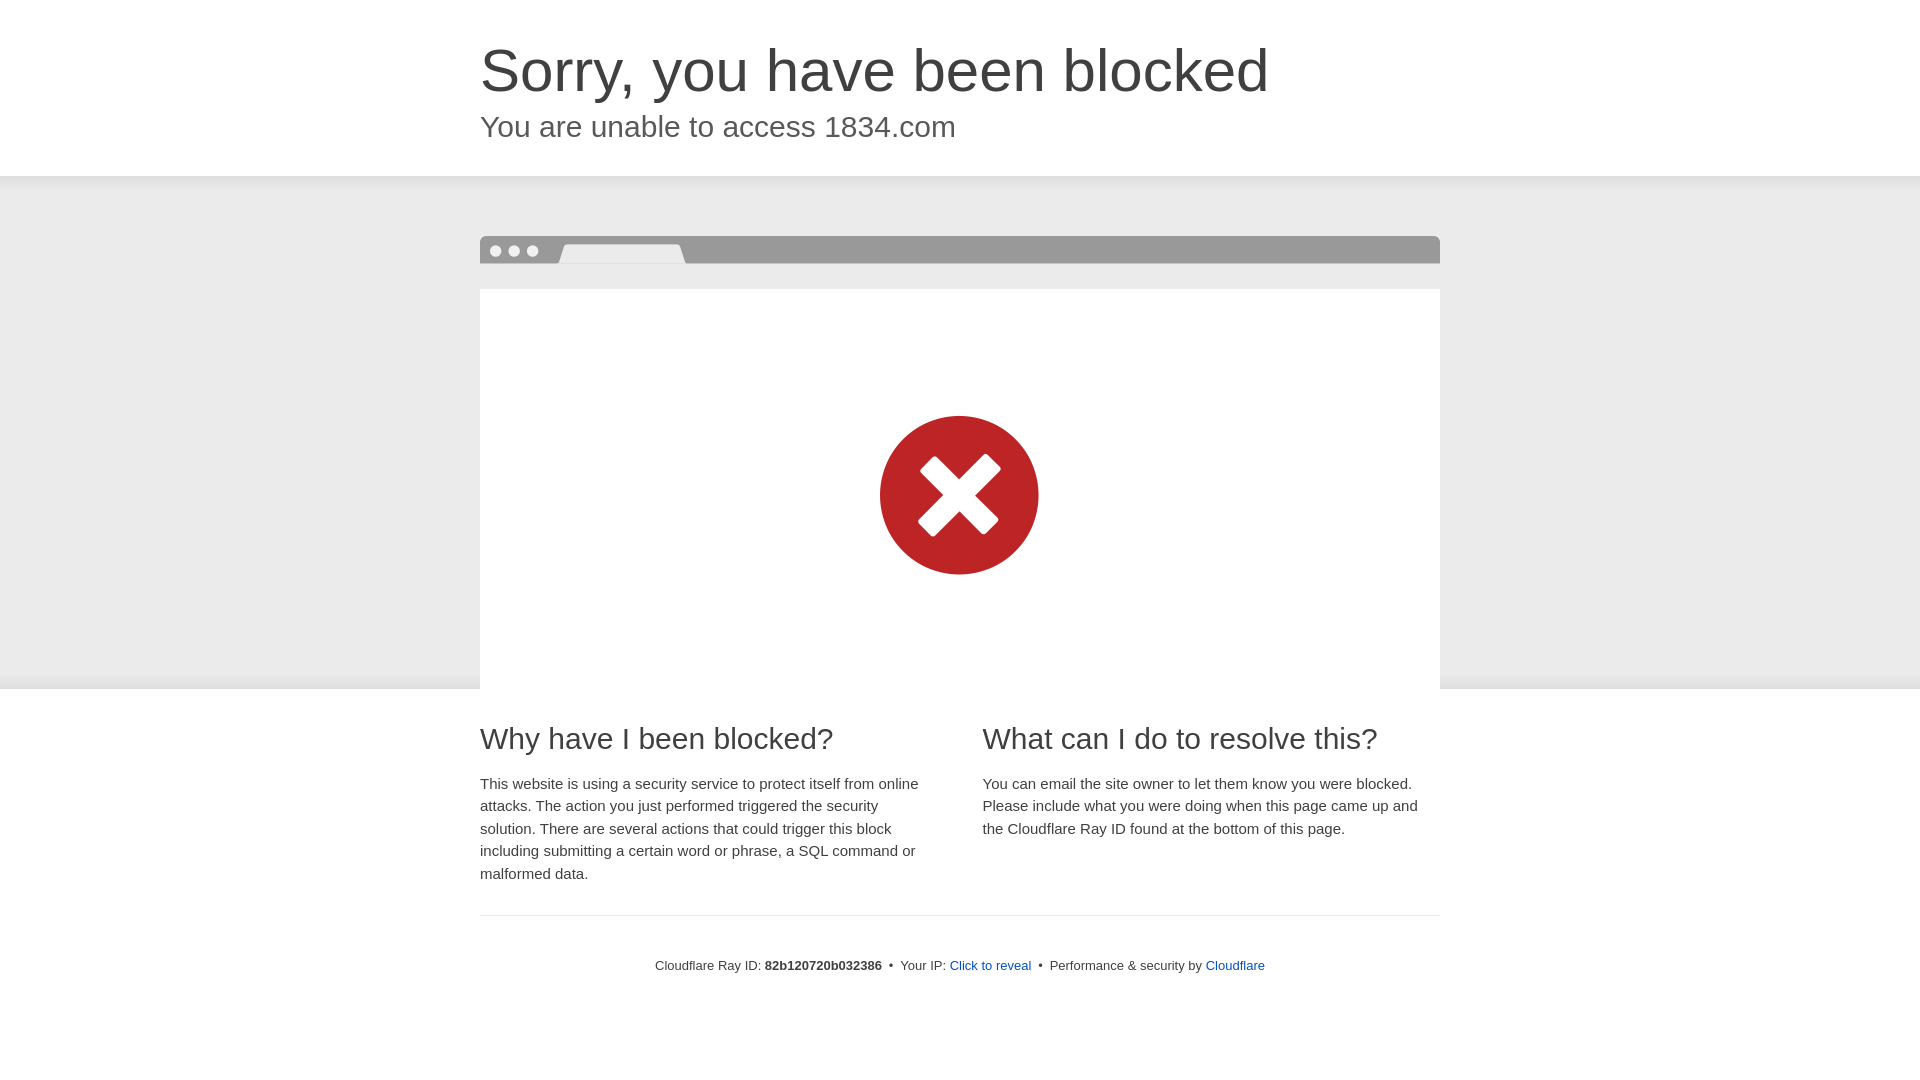 The width and height of the screenshot is (1920, 1080). Describe the element at coordinates (949, 964) in the screenshot. I see `'Click to reveal'` at that location.